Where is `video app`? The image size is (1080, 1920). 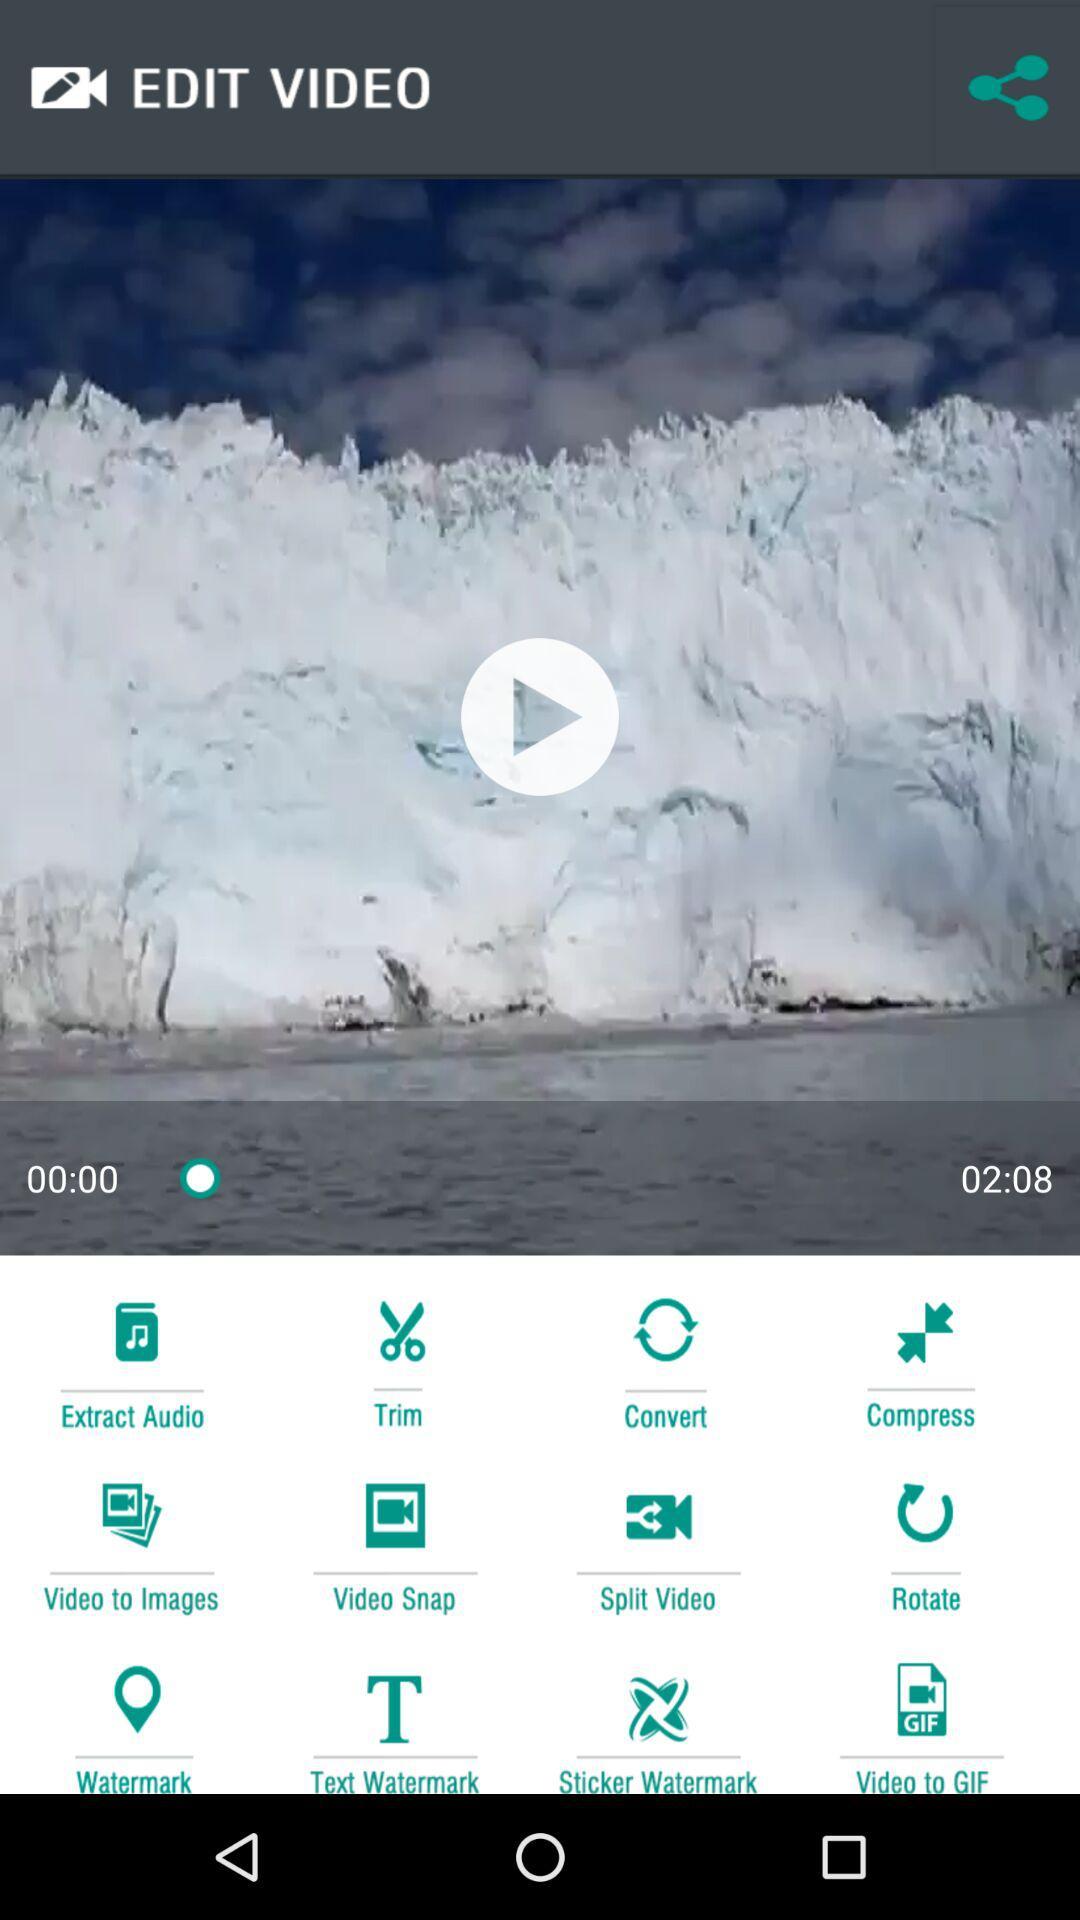 video app is located at coordinates (921, 1717).